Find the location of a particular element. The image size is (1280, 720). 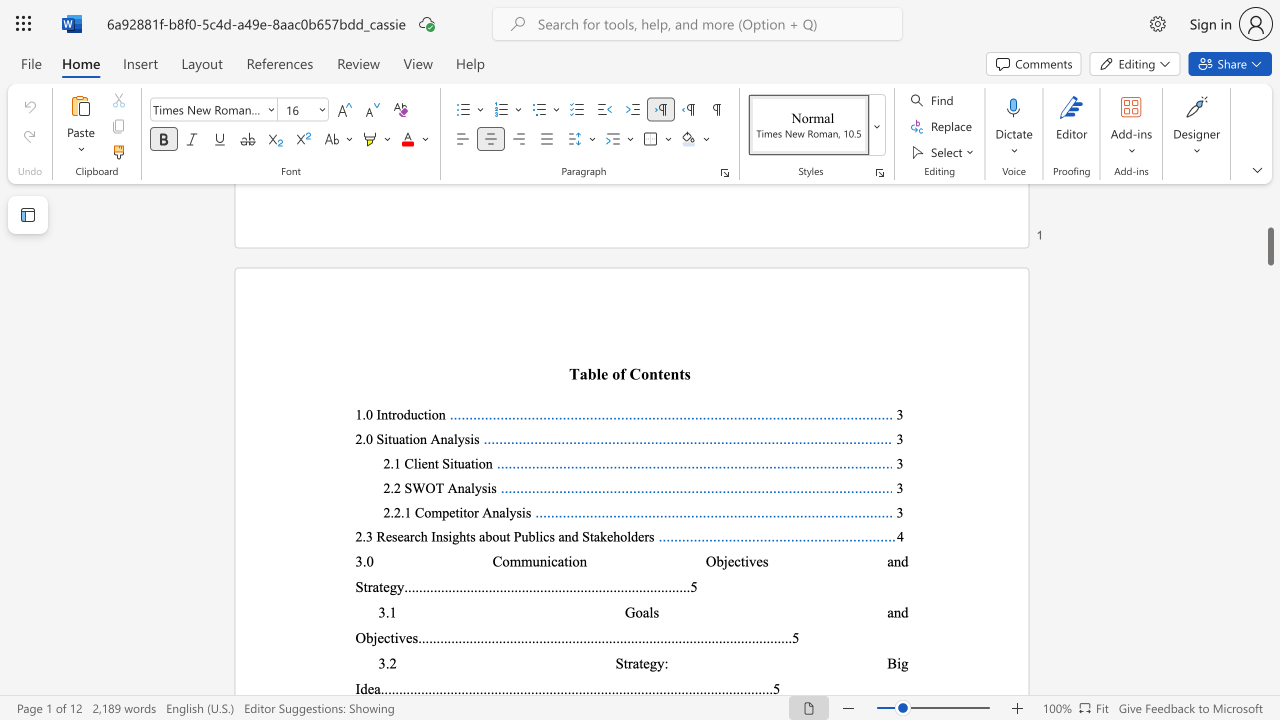

the subset text "........." within the text "..............................................................................5" is located at coordinates (461, 586).